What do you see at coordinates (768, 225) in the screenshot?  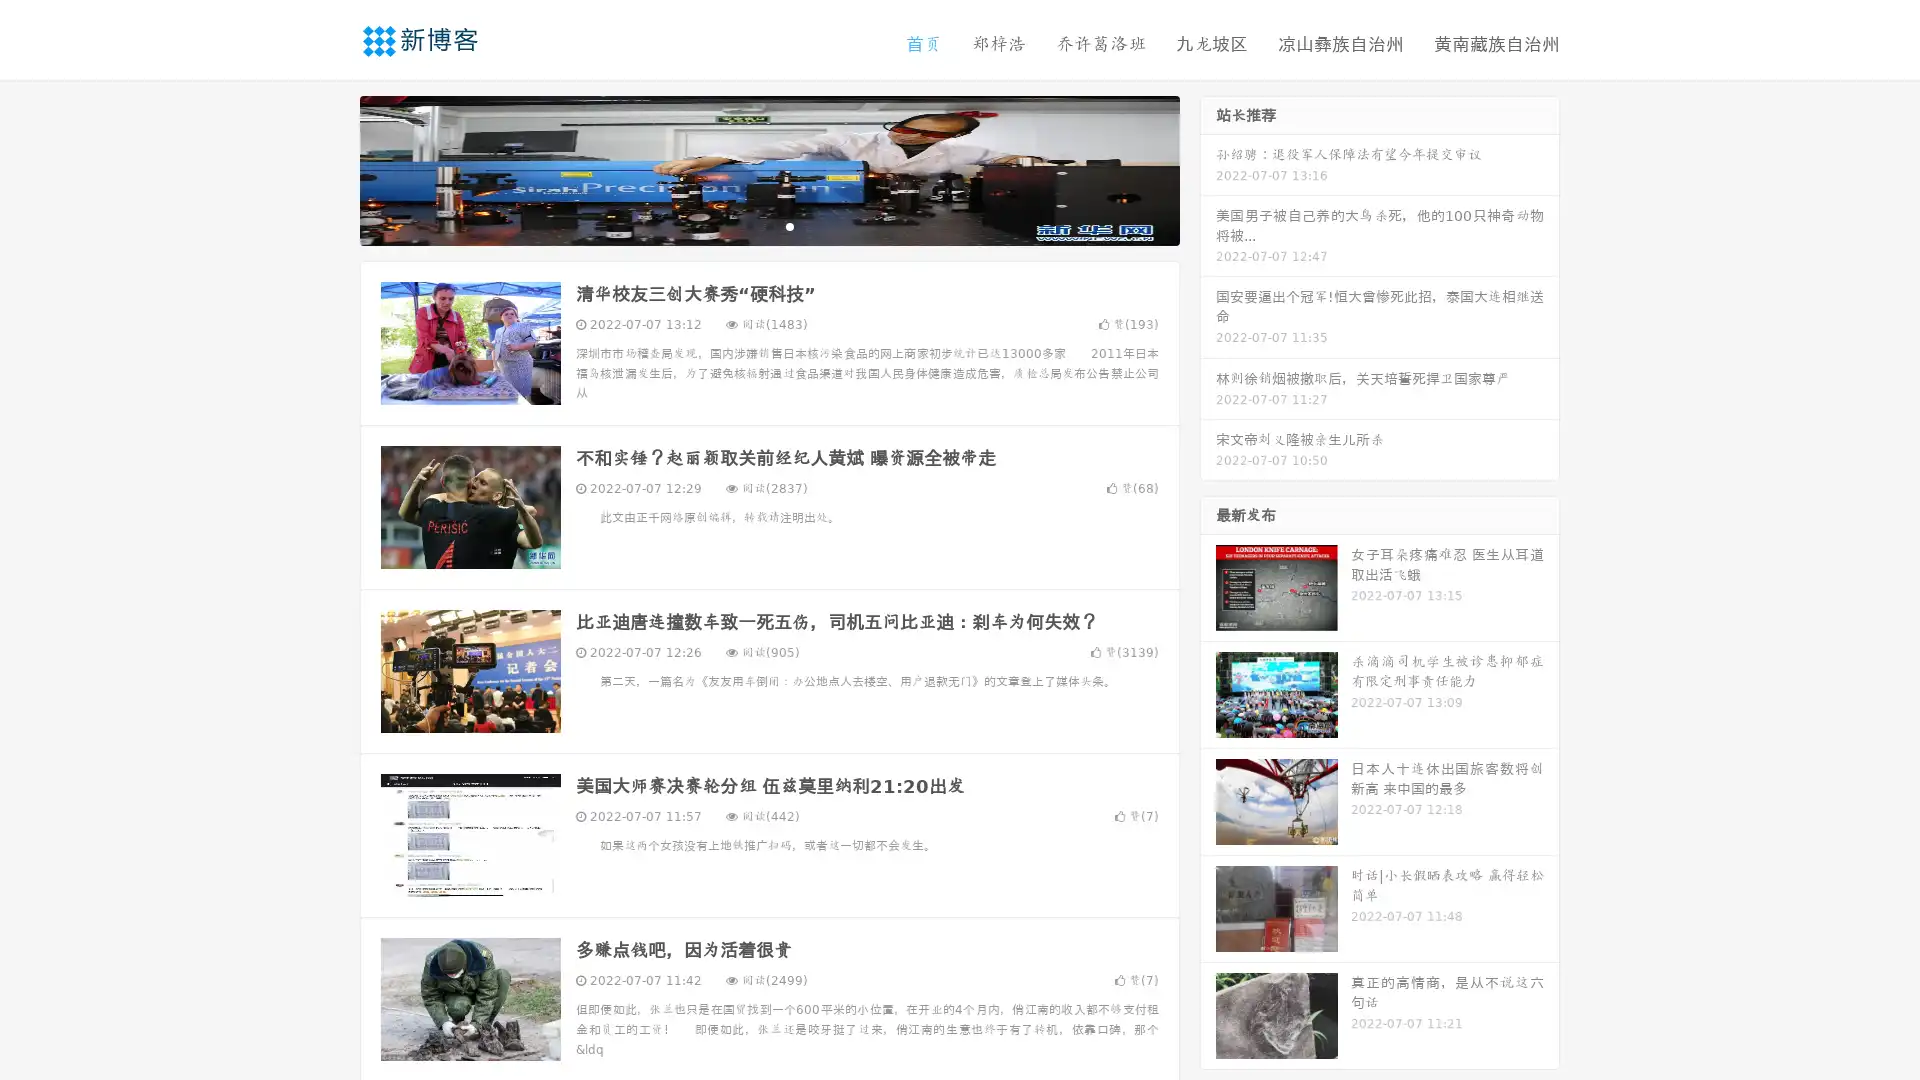 I see `Go to slide 2` at bounding box center [768, 225].